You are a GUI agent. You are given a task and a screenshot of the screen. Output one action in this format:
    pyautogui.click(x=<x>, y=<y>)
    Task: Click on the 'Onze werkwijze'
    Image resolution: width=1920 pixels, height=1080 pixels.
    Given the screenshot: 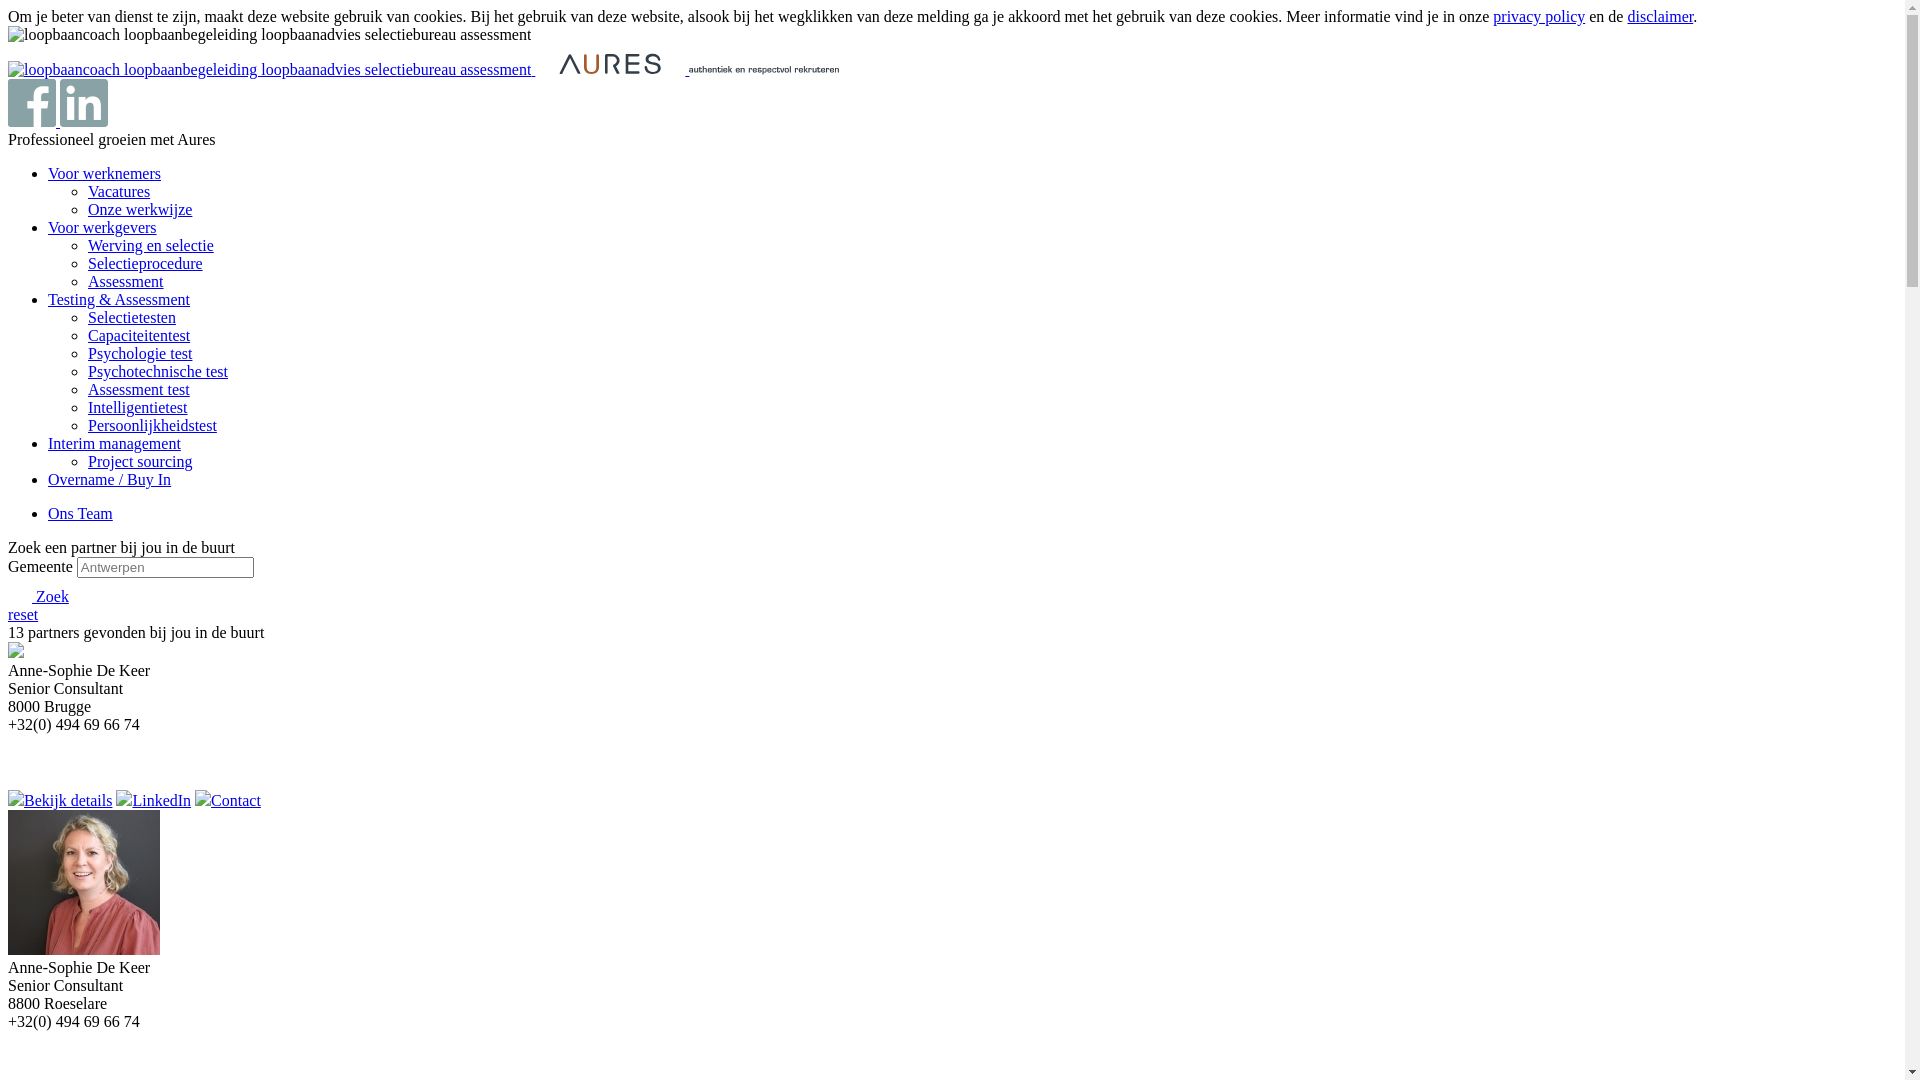 What is the action you would take?
    pyautogui.click(x=138, y=209)
    